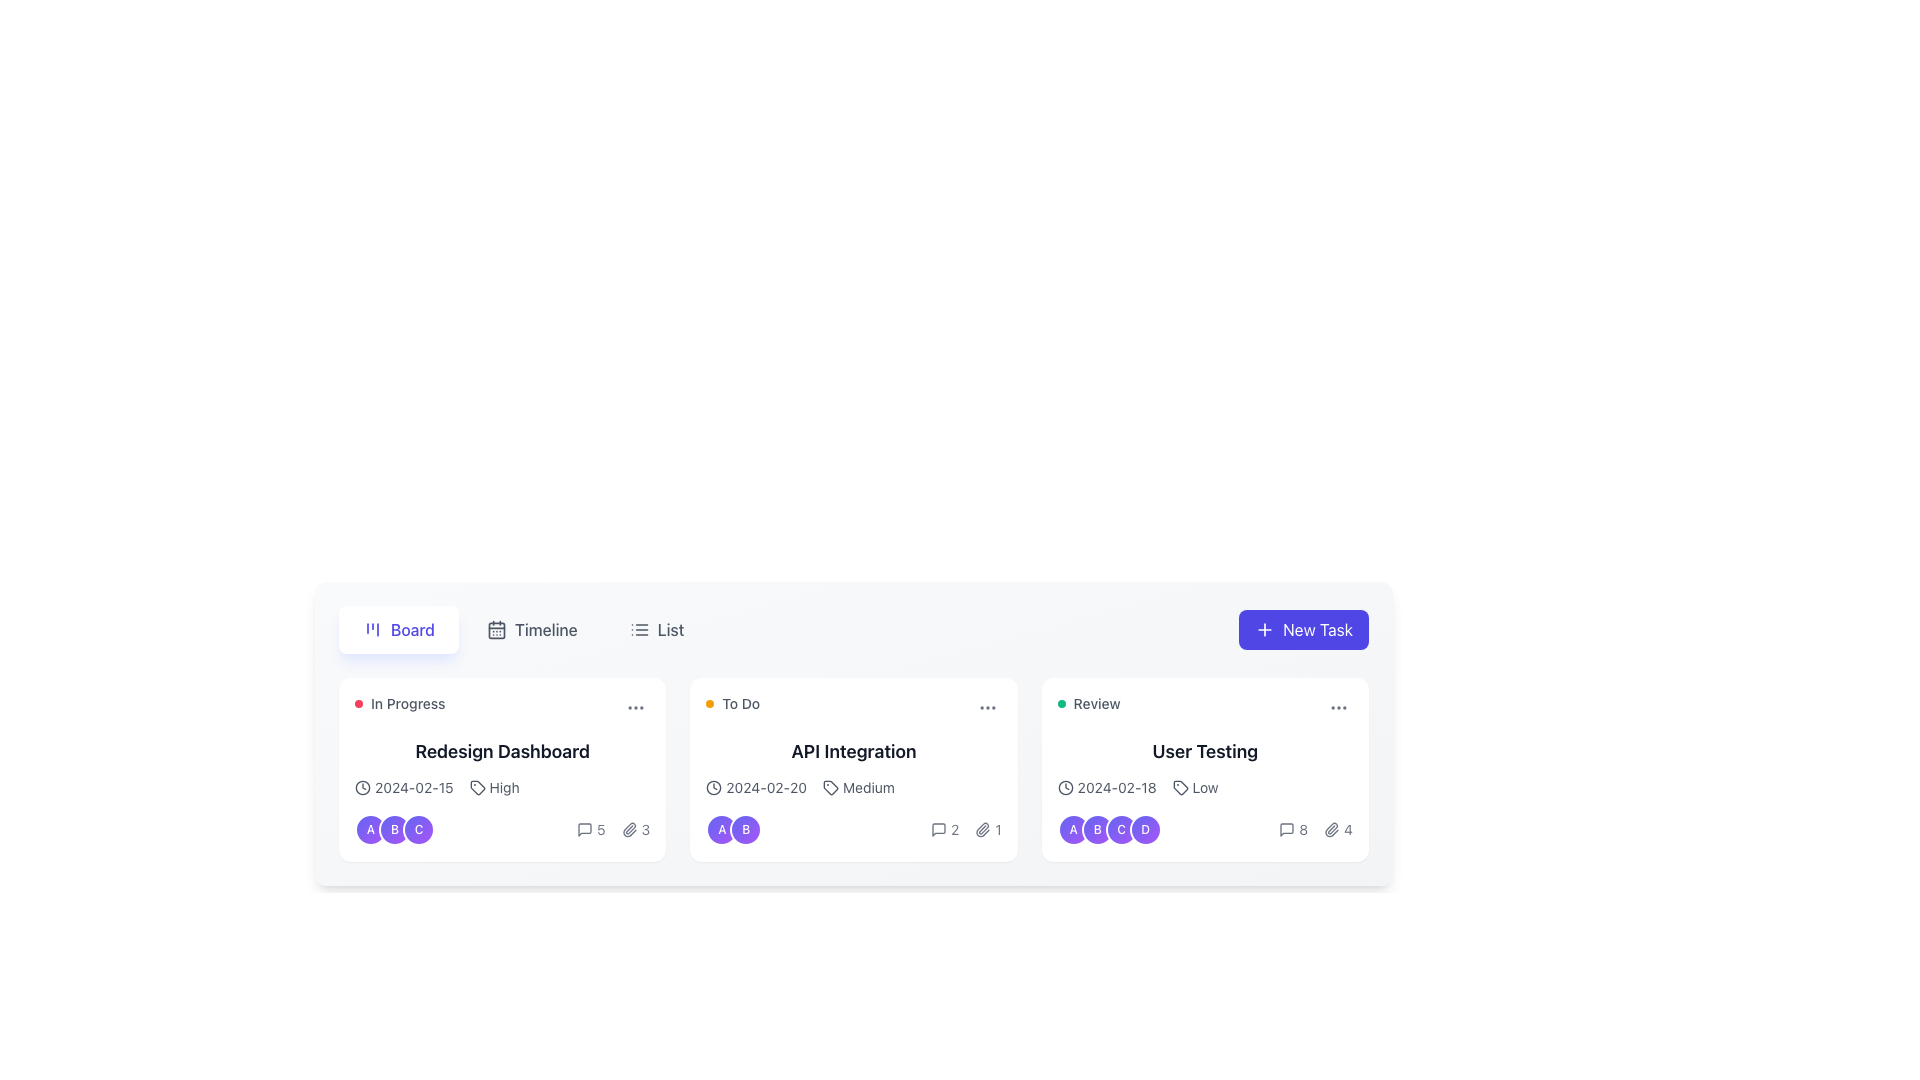 This screenshot has width=1920, height=1080. I want to click on the 'Board' label located in the center-right side of the horizontally aligned navigational menu, so click(411, 628).